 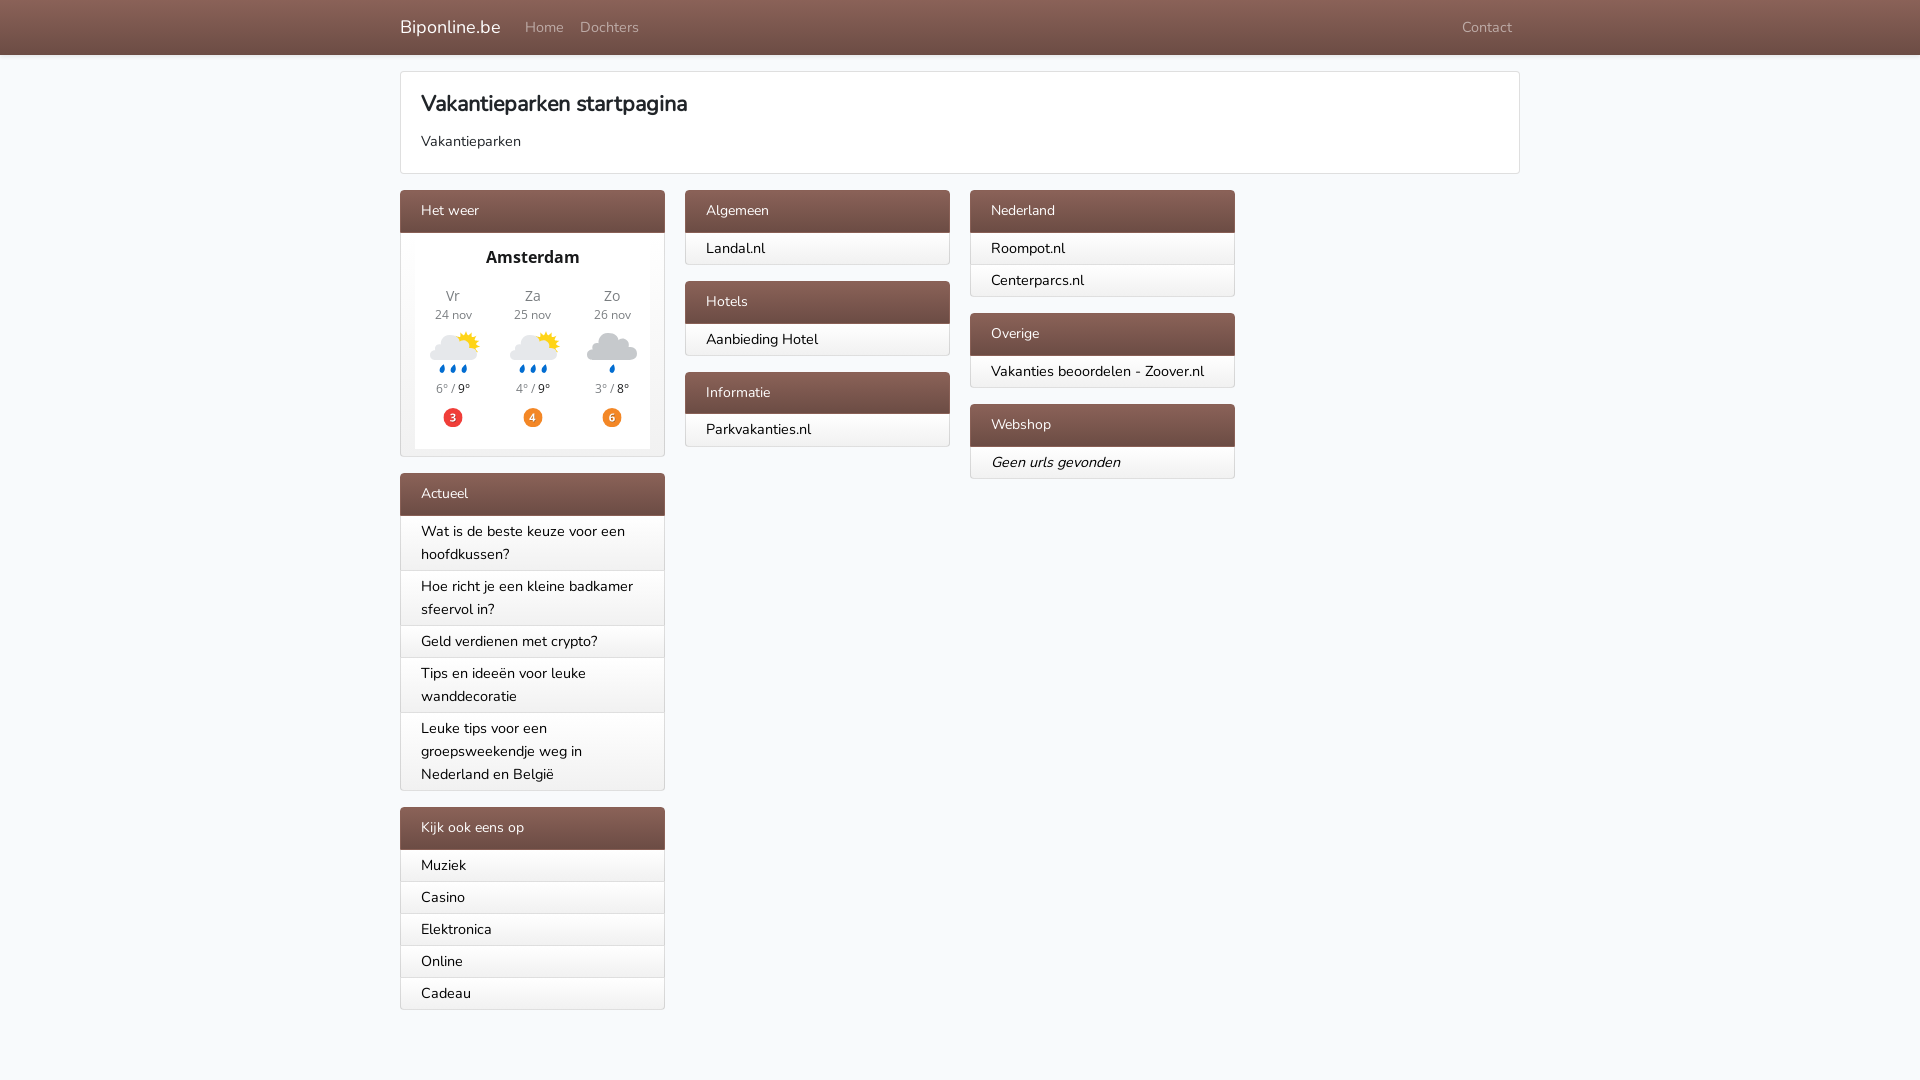 What do you see at coordinates (990, 370) in the screenshot?
I see `'Vakanties beoordelen - Zoover.nl'` at bounding box center [990, 370].